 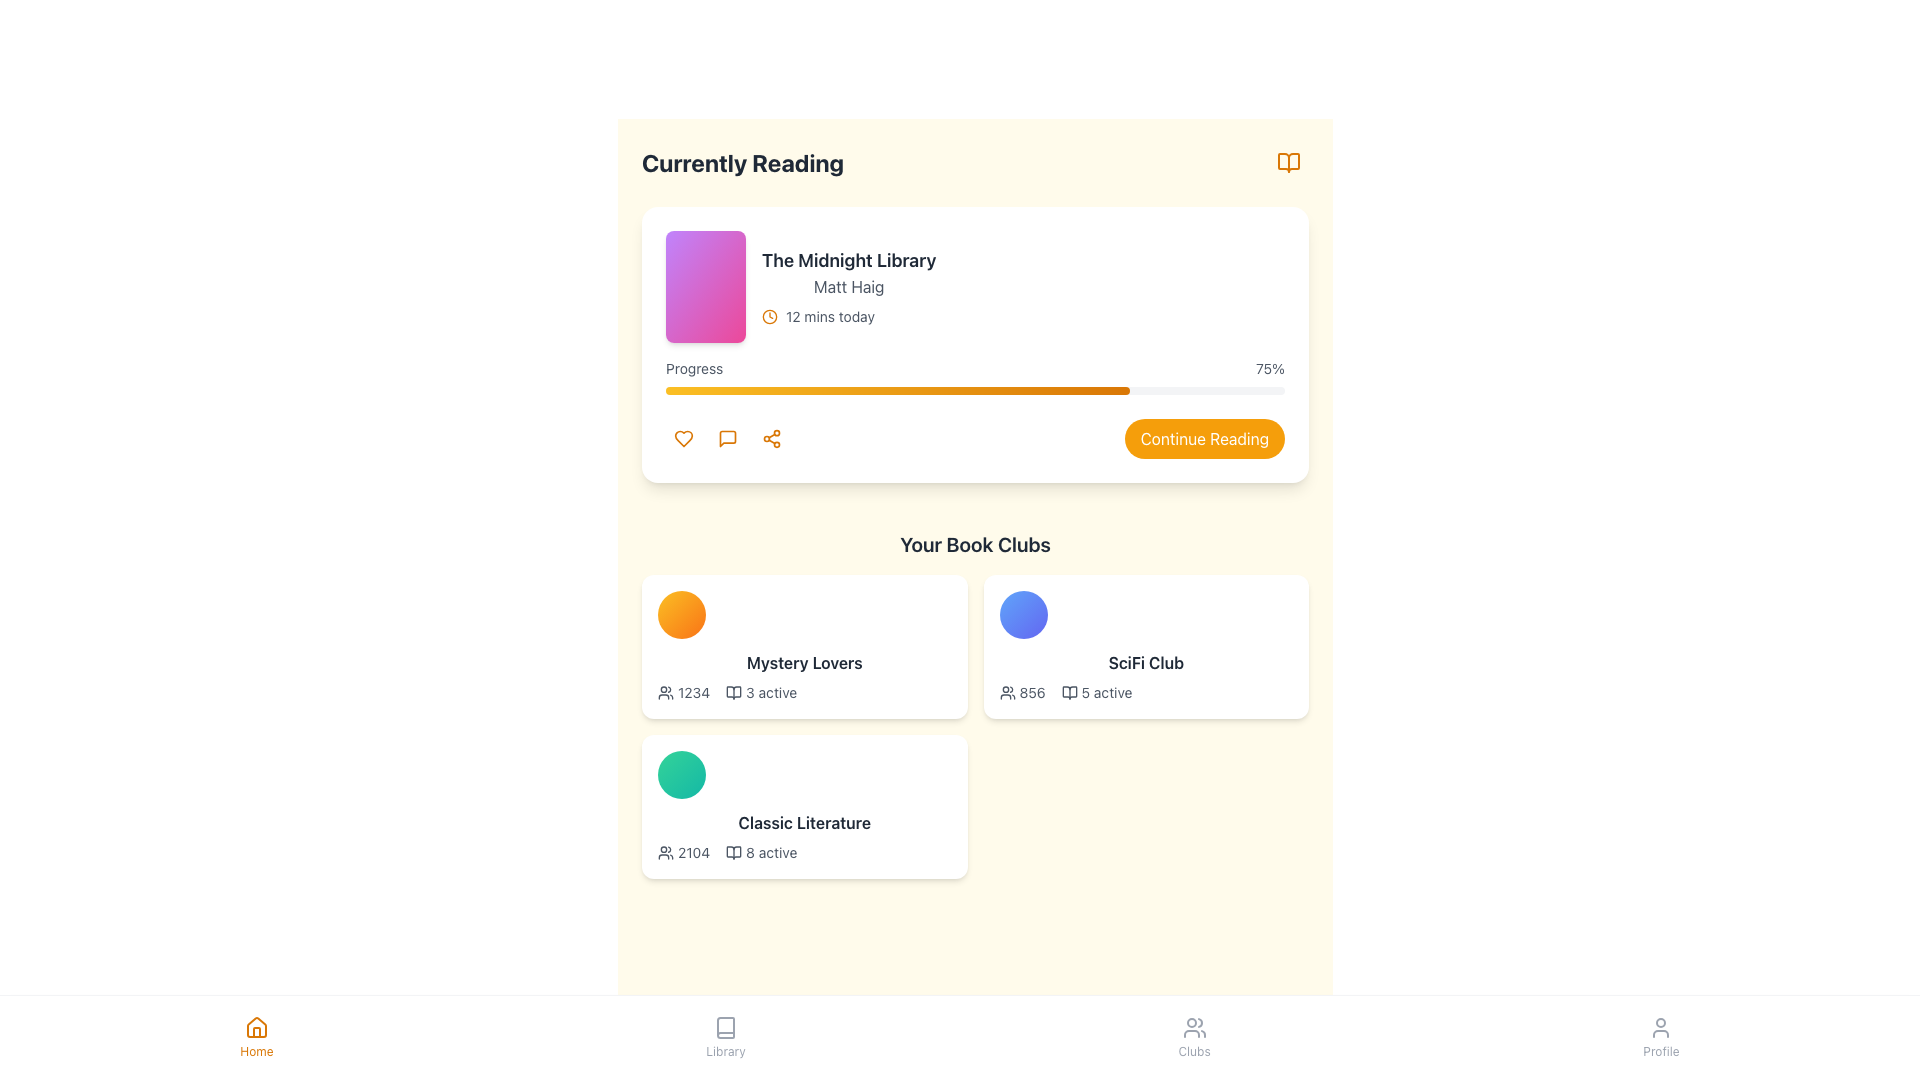 I want to click on the interactive icon located in the top left corner of the 'Mystery Lovers' book club card, next to the text '3 active', to interact with it, so click(x=733, y=692).